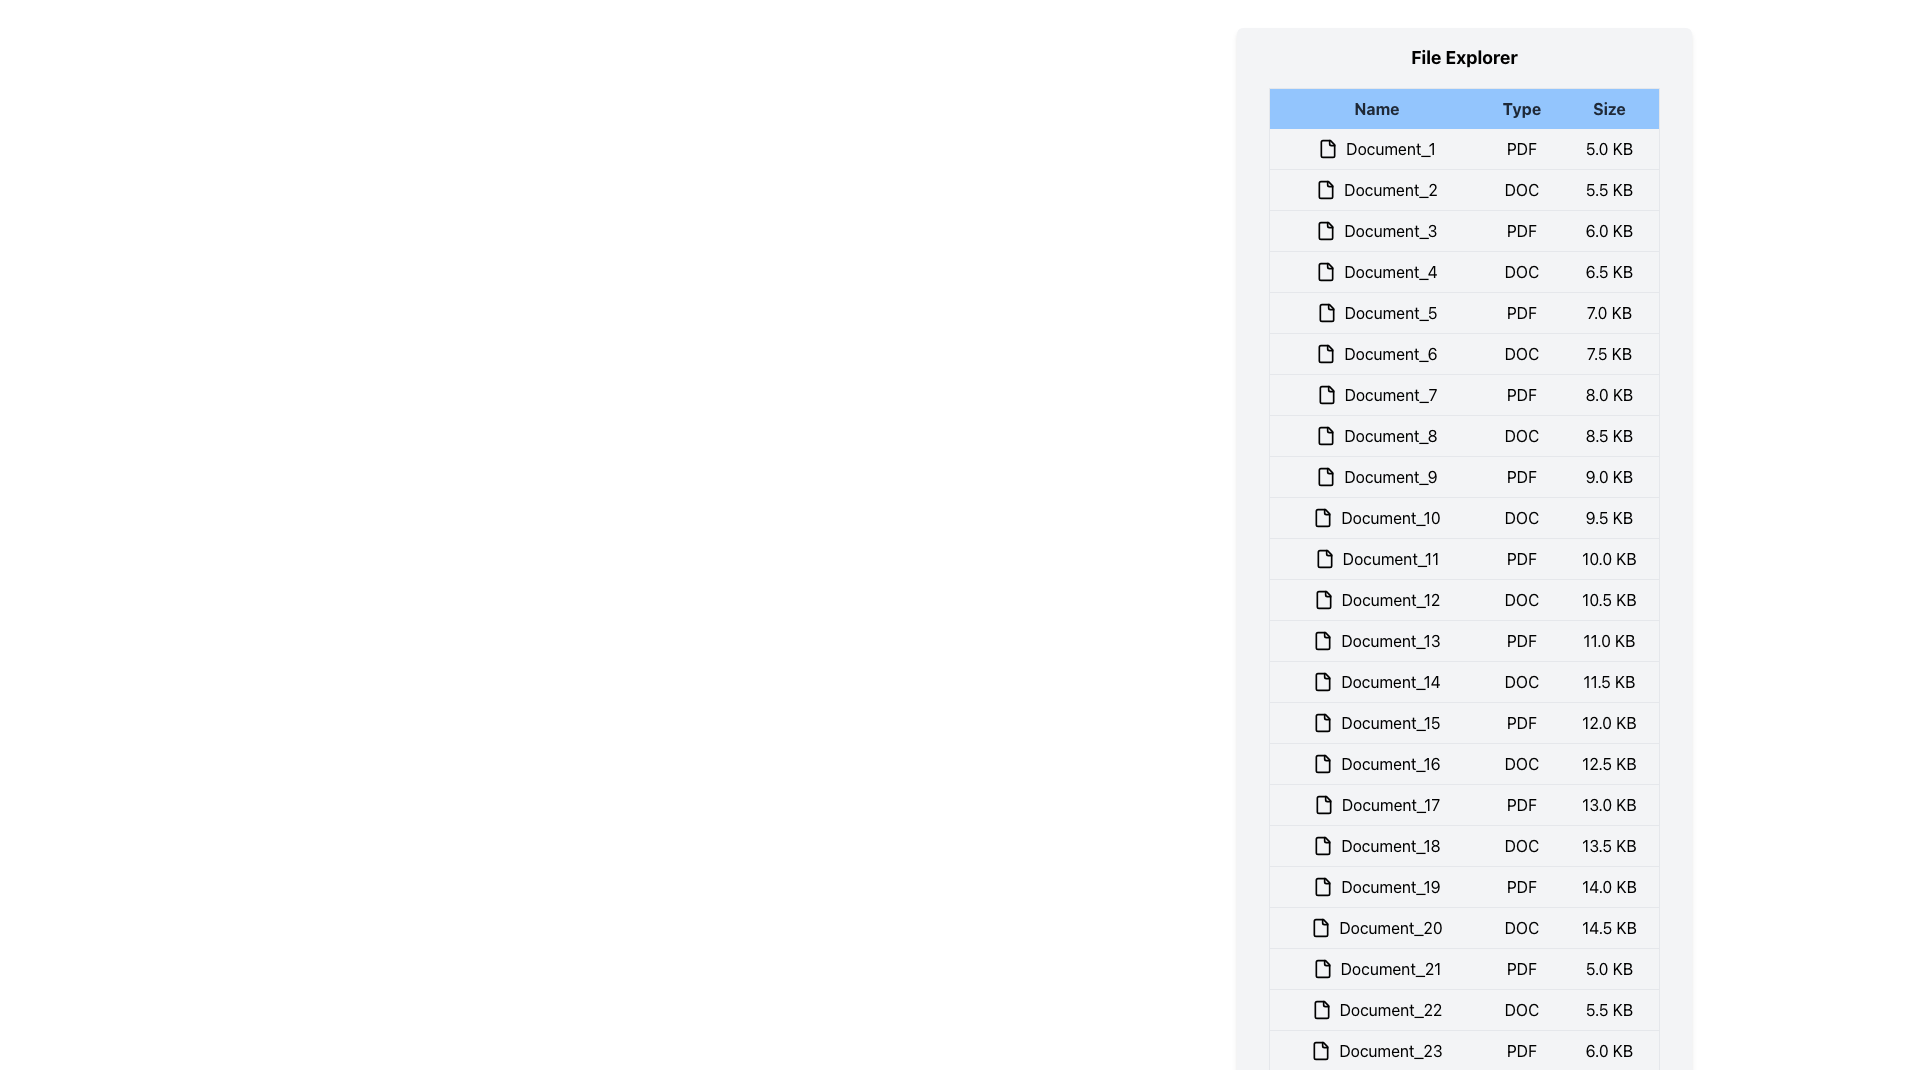 The image size is (1920, 1080). Describe the element at coordinates (1464, 845) in the screenshot. I see `the file entry for 'Document_18'` at that location.